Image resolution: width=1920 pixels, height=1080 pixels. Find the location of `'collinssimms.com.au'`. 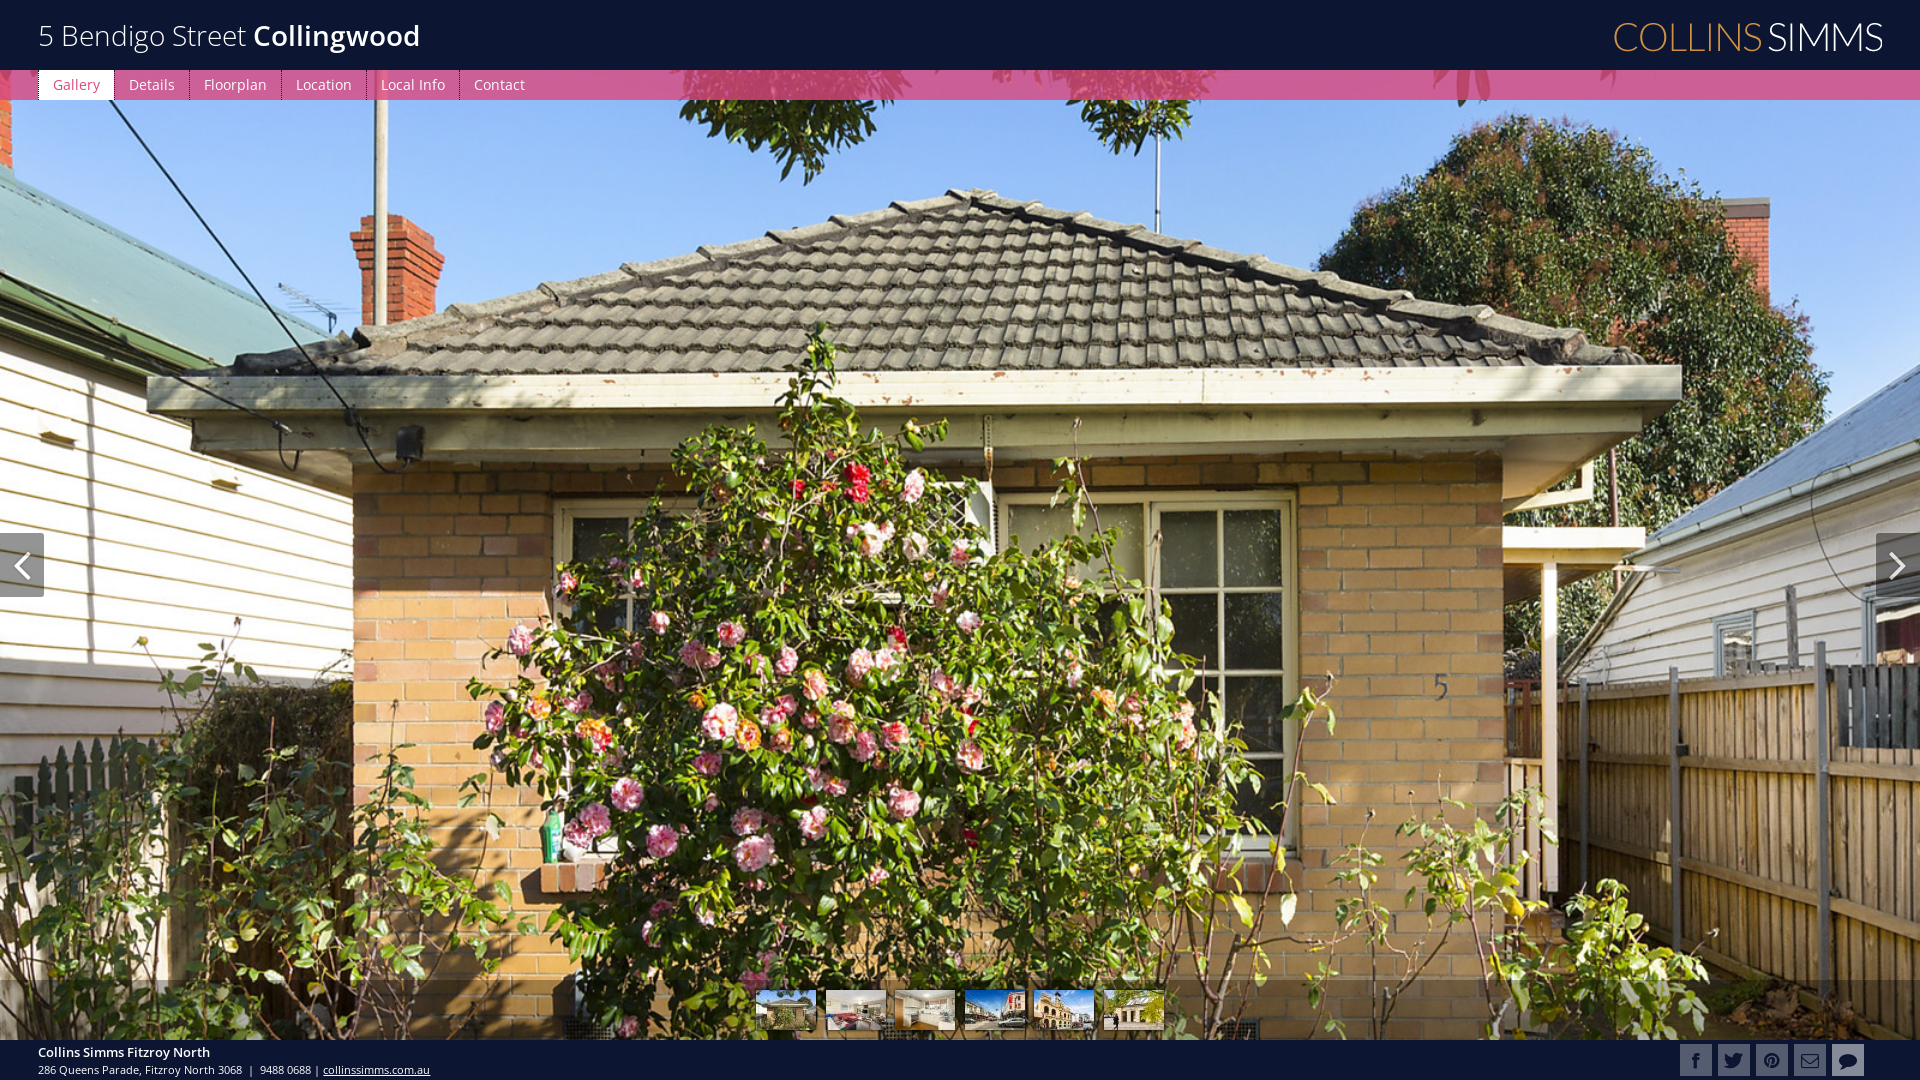

'collinssimms.com.au' is located at coordinates (376, 1068).